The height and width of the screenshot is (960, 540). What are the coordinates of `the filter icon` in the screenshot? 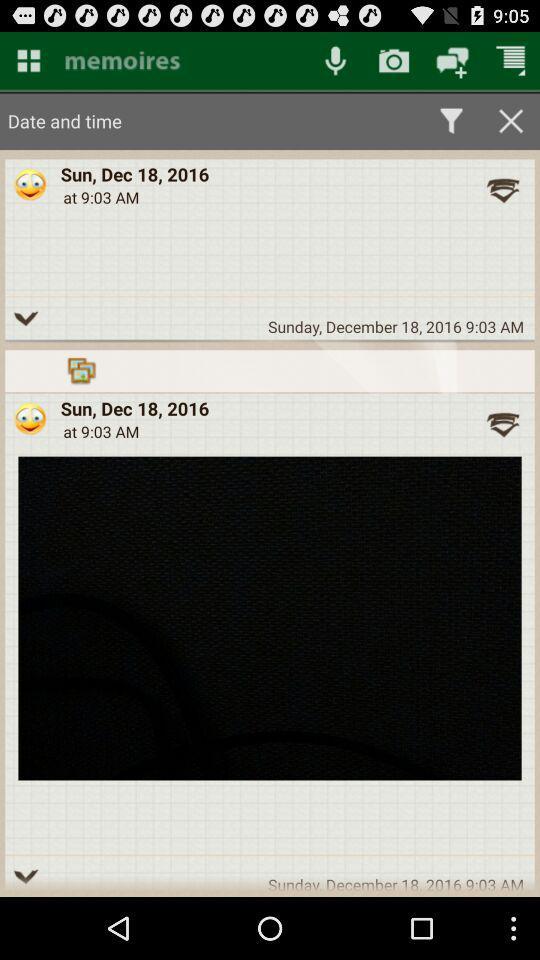 It's located at (451, 128).